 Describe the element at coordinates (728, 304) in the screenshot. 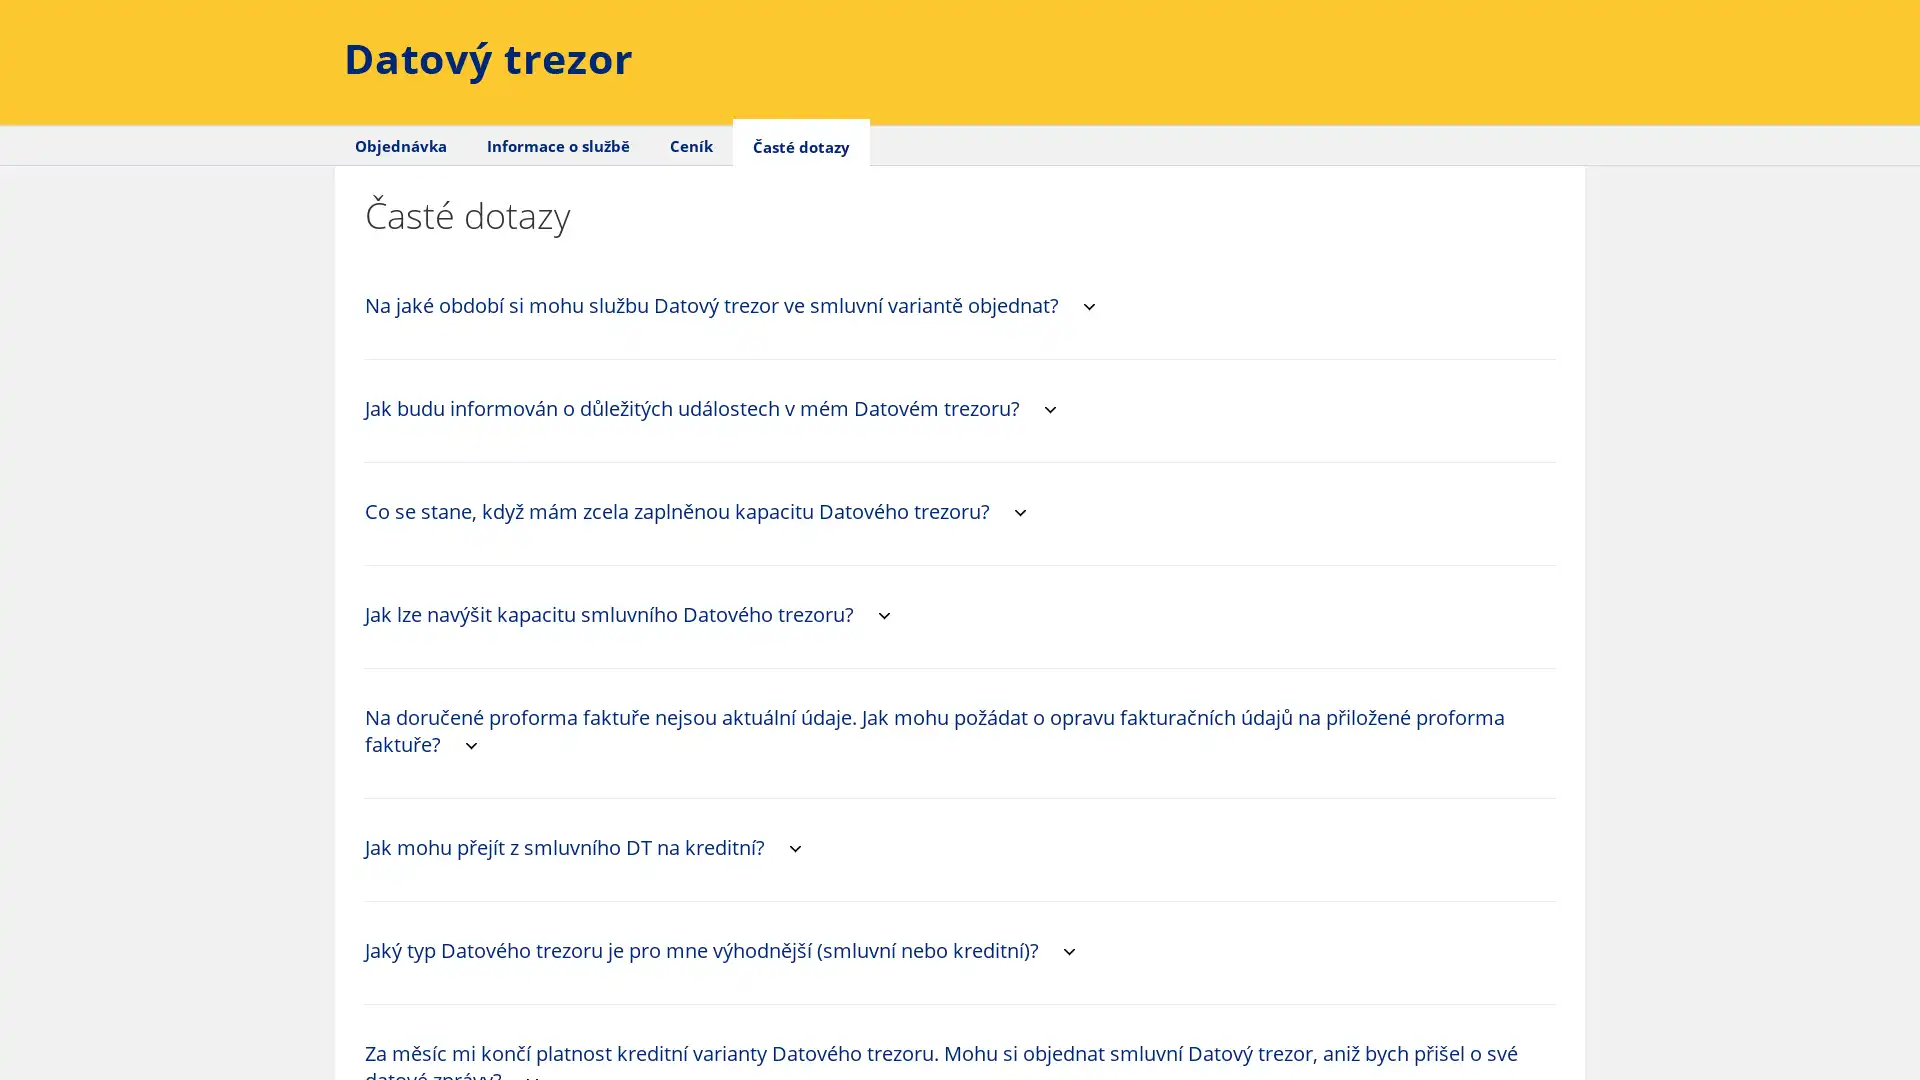

I see `Na jake obdobi si mohu sluzbu Datovy trezor ve smluvni variante objednat? collapse-arrow` at that location.